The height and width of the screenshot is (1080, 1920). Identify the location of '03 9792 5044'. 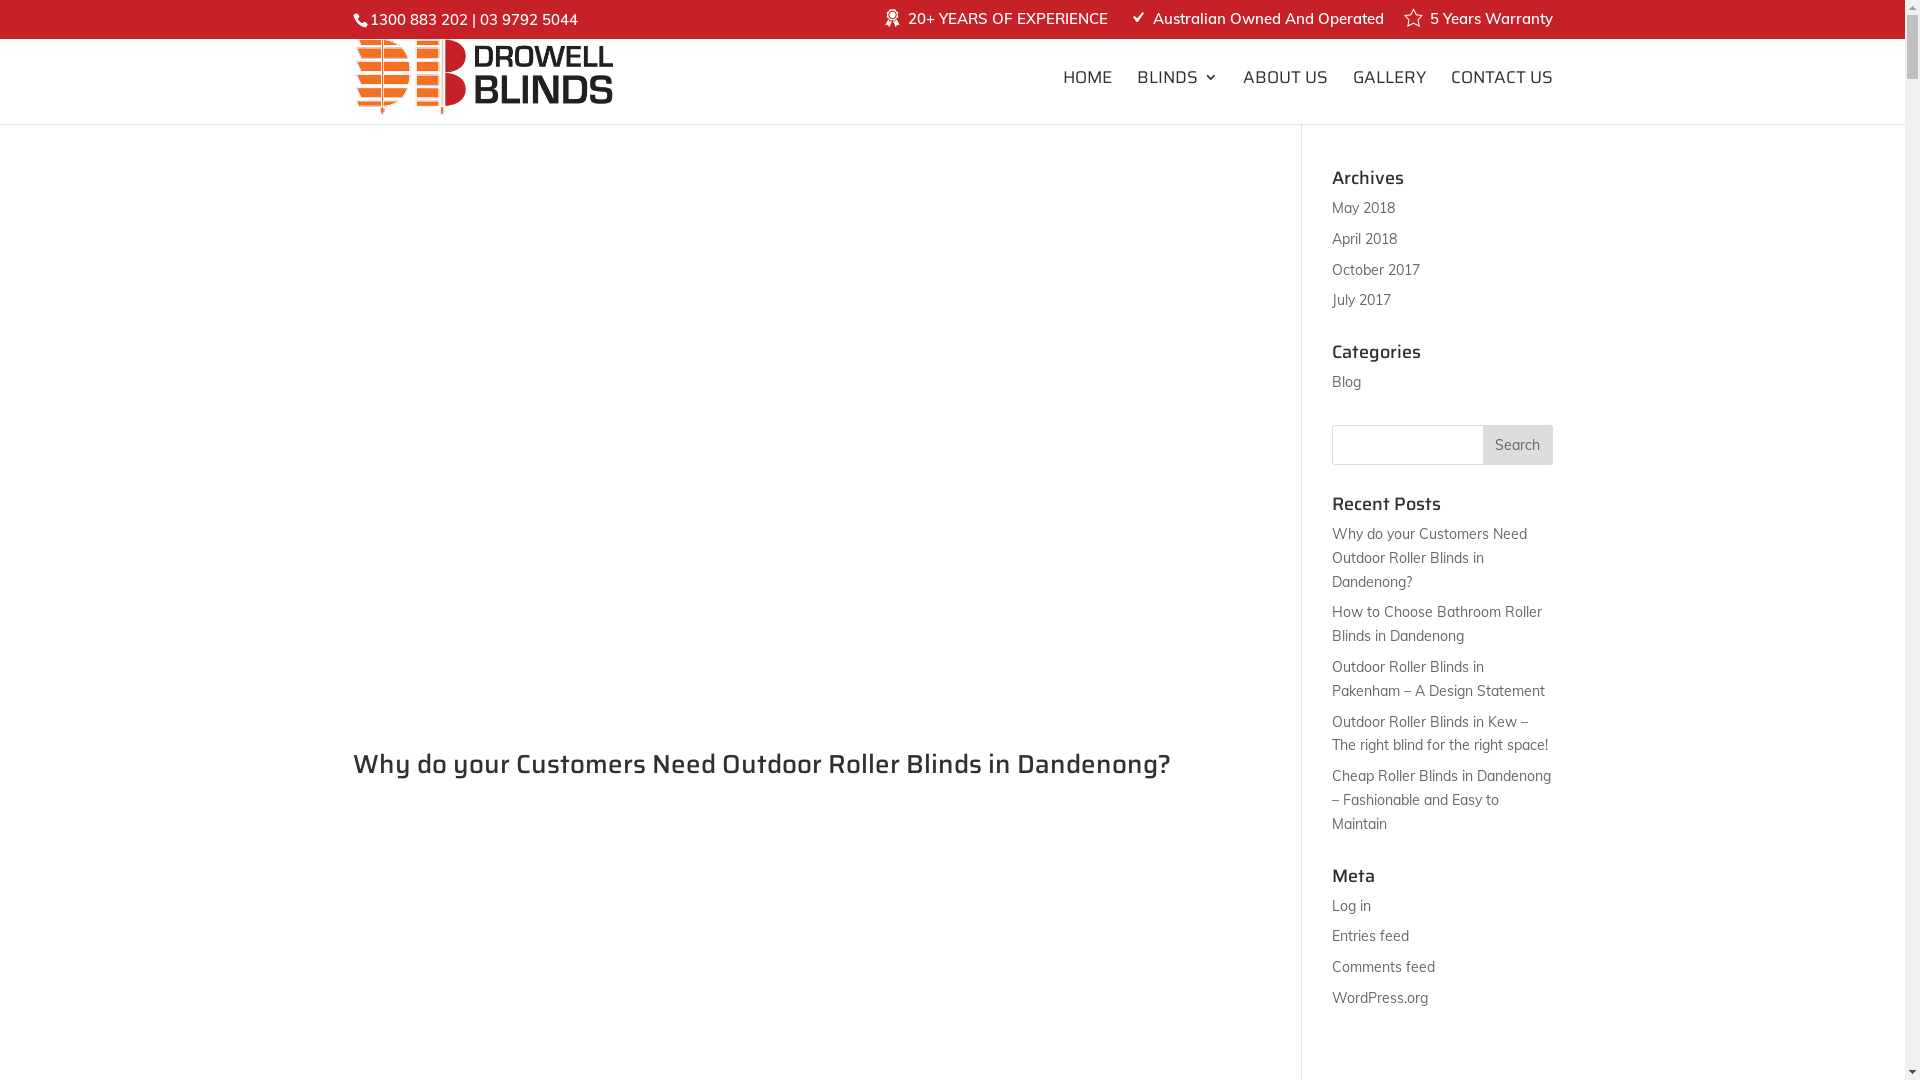
(480, 19).